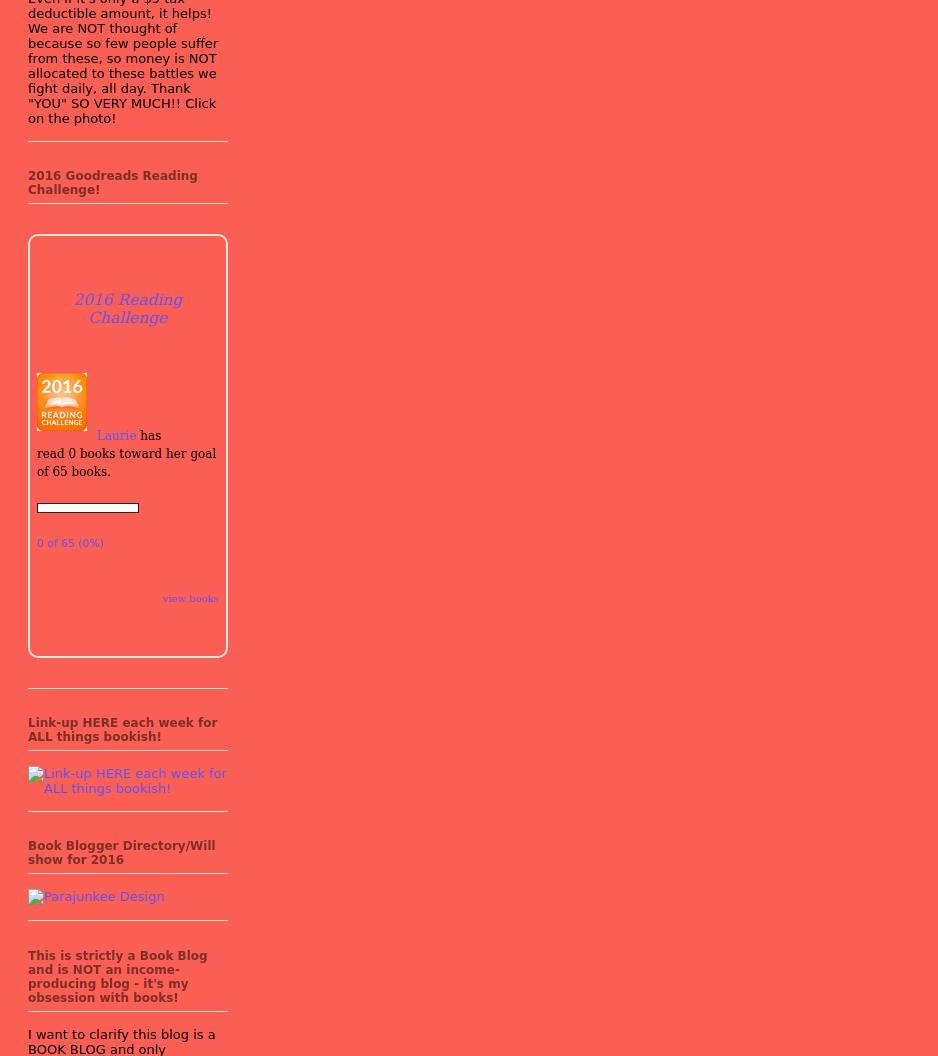 The width and height of the screenshot is (938, 1056). Describe the element at coordinates (189, 597) in the screenshot. I see `'view books'` at that location.